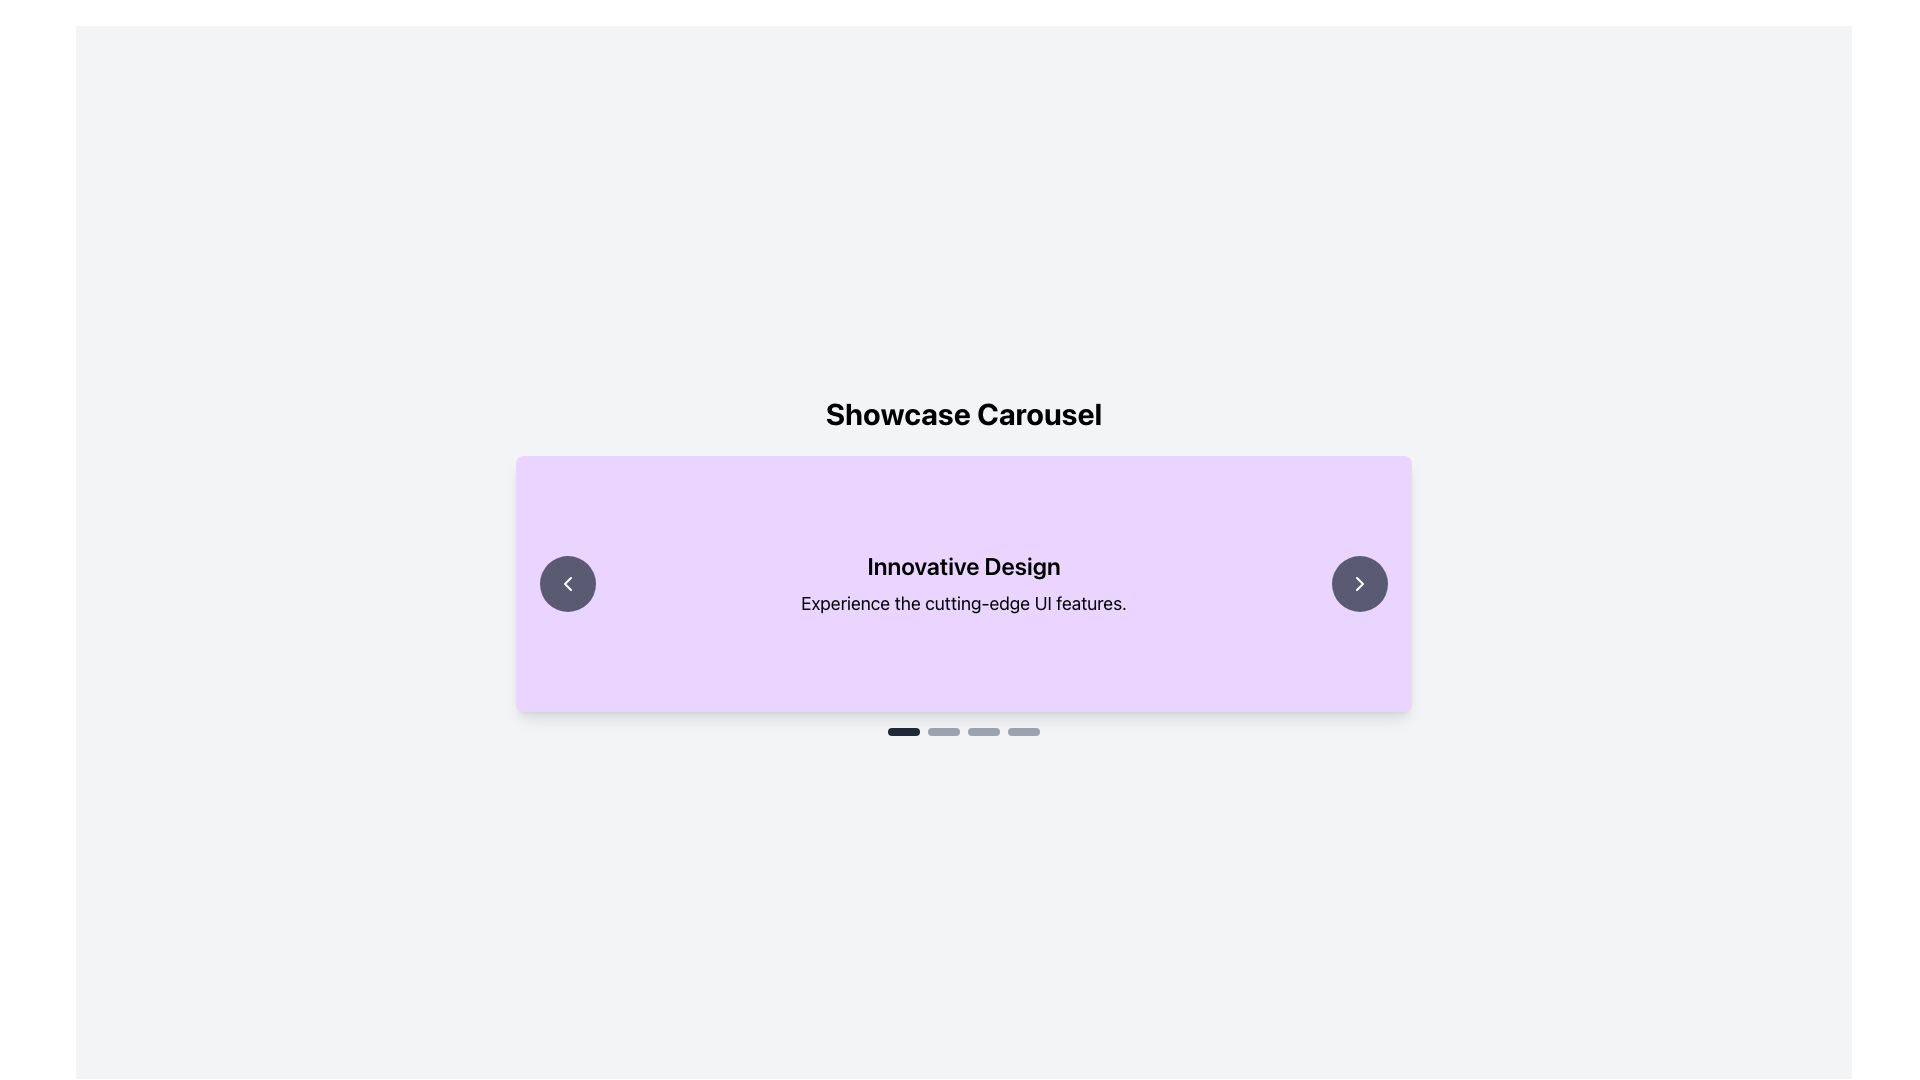 The height and width of the screenshot is (1080, 1920). Describe the element at coordinates (964, 732) in the screenshot. I see `the Navigation Indicator located at the bottom of the content block` at that location.